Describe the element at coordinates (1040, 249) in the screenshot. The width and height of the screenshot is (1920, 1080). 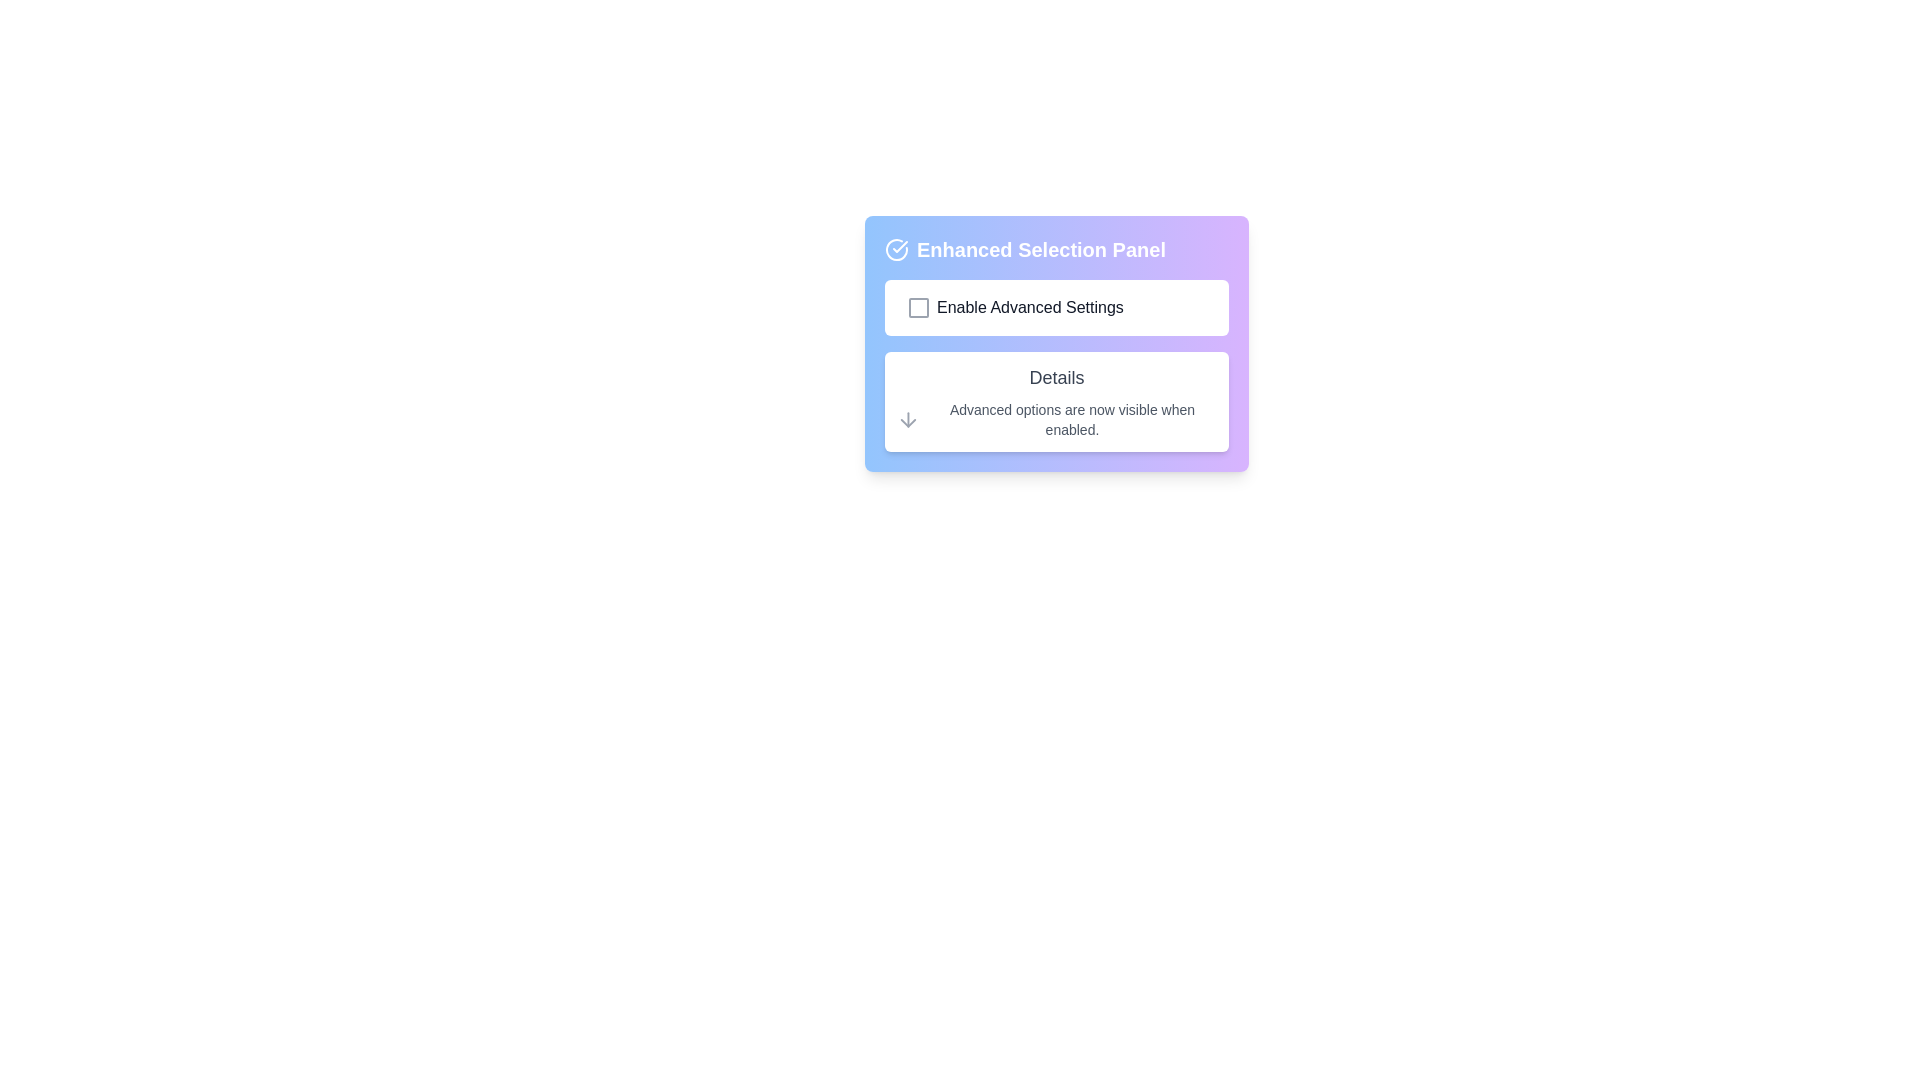
I see `the Text label that serves as a heading or title, located in the top-left of the centered group in the interface, next to an icon and above interactive elements` at that location.